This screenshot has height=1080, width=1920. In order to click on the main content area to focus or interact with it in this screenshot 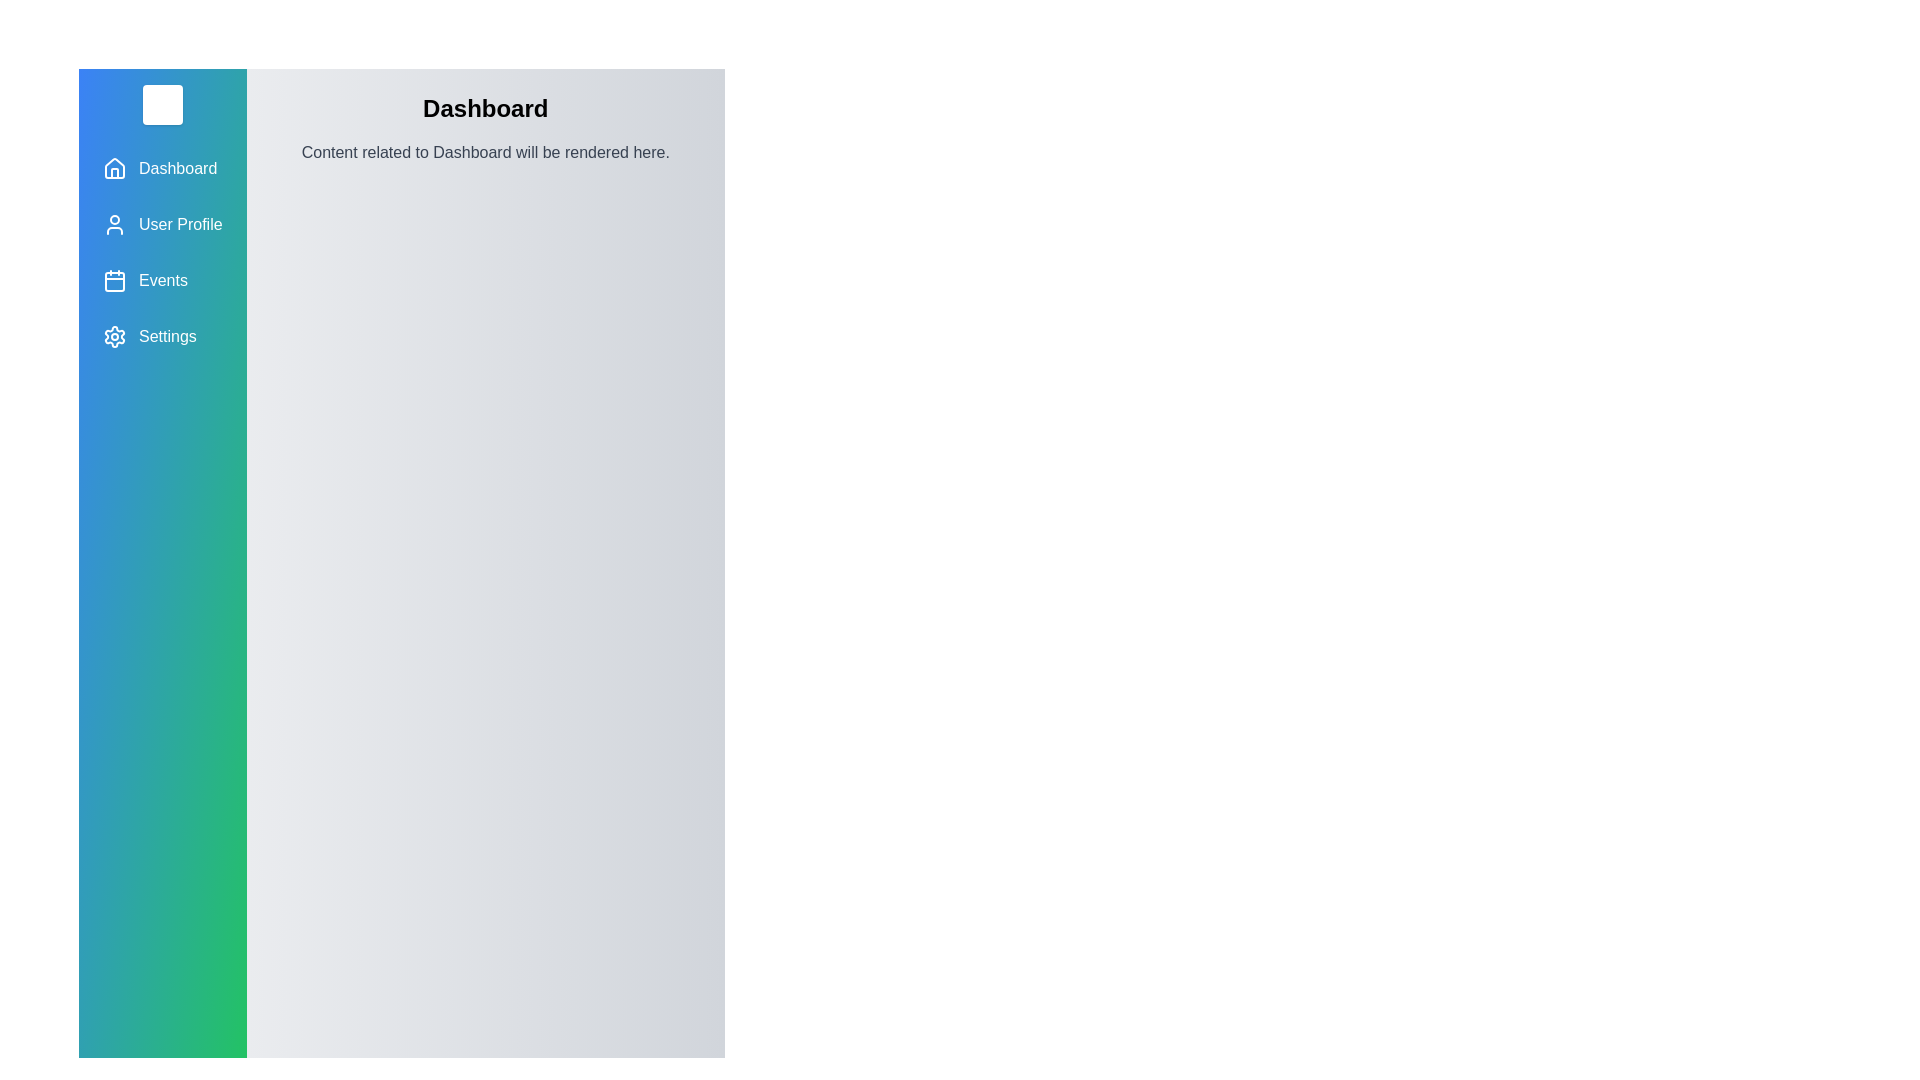, I will do `click(484, 608)`.